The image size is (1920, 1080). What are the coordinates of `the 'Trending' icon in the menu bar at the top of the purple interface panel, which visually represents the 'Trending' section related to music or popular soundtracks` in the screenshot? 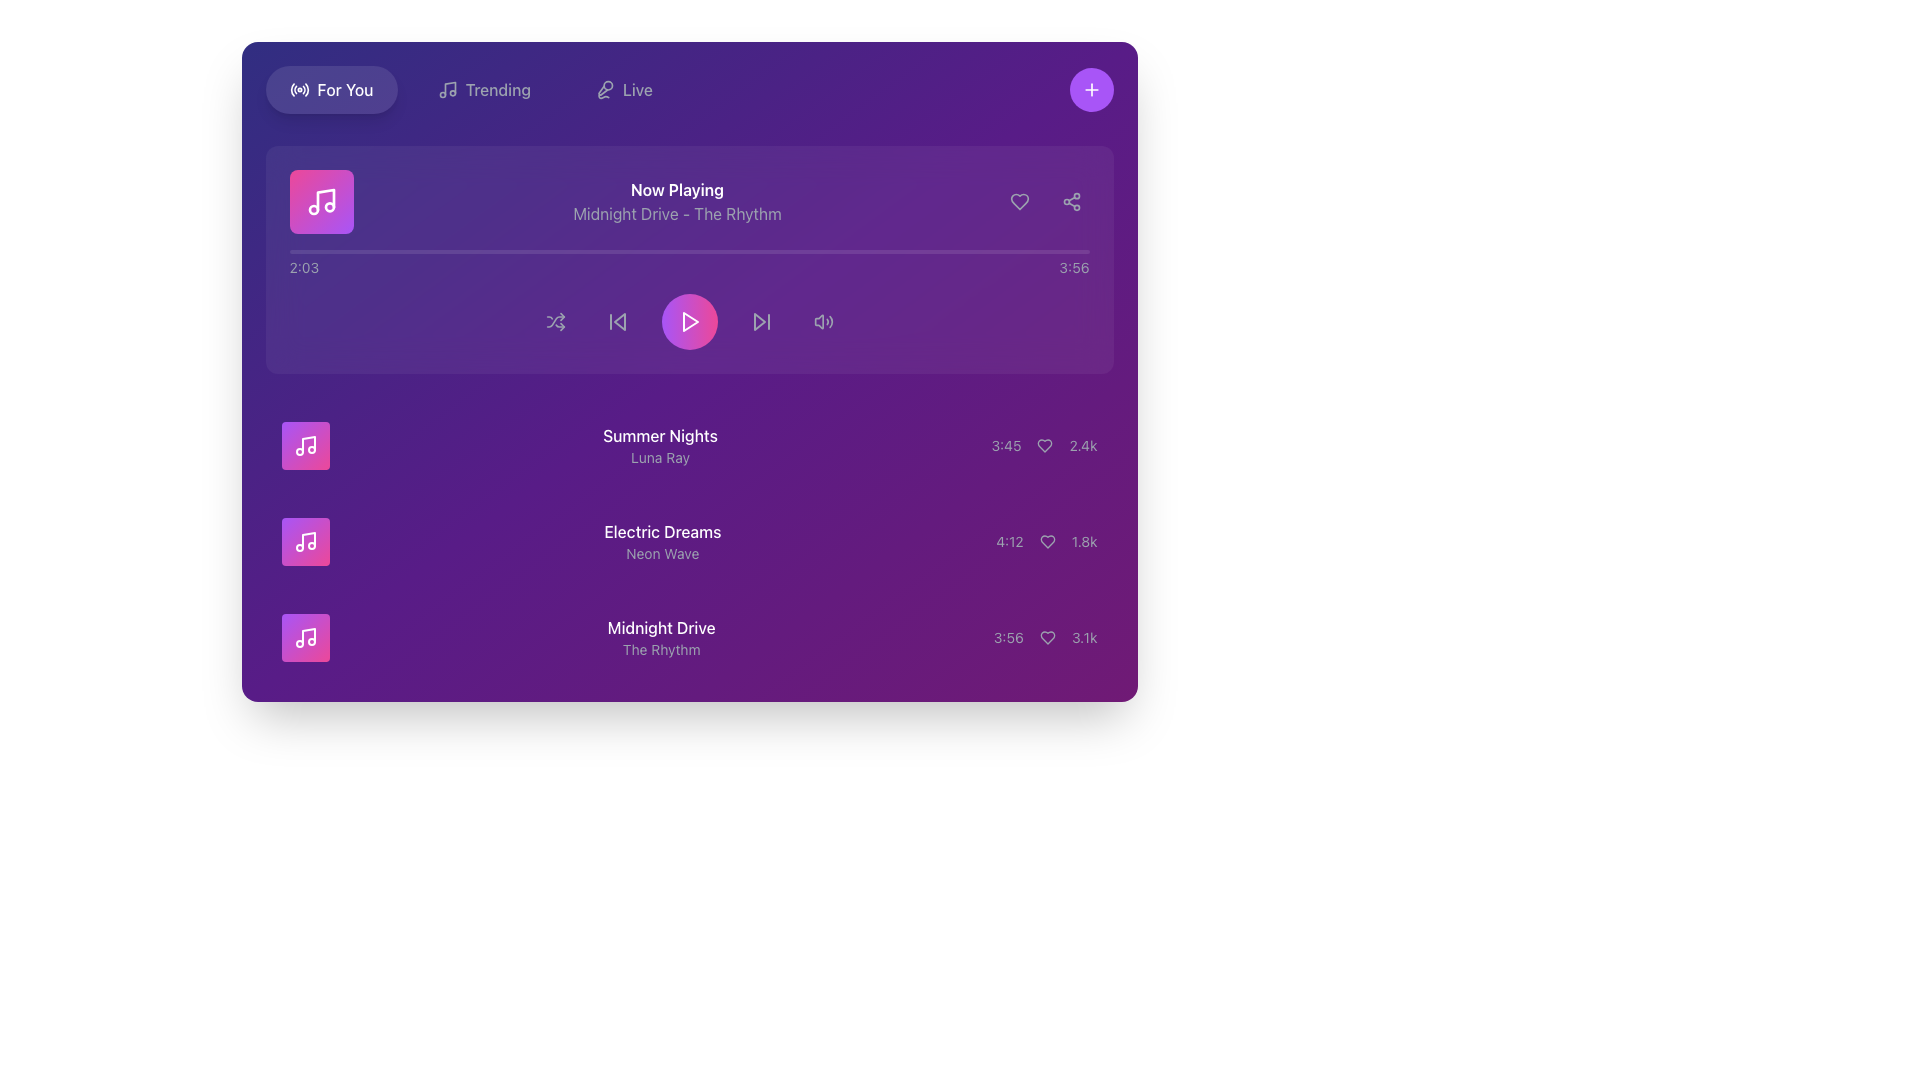 It's located at (446, 88).